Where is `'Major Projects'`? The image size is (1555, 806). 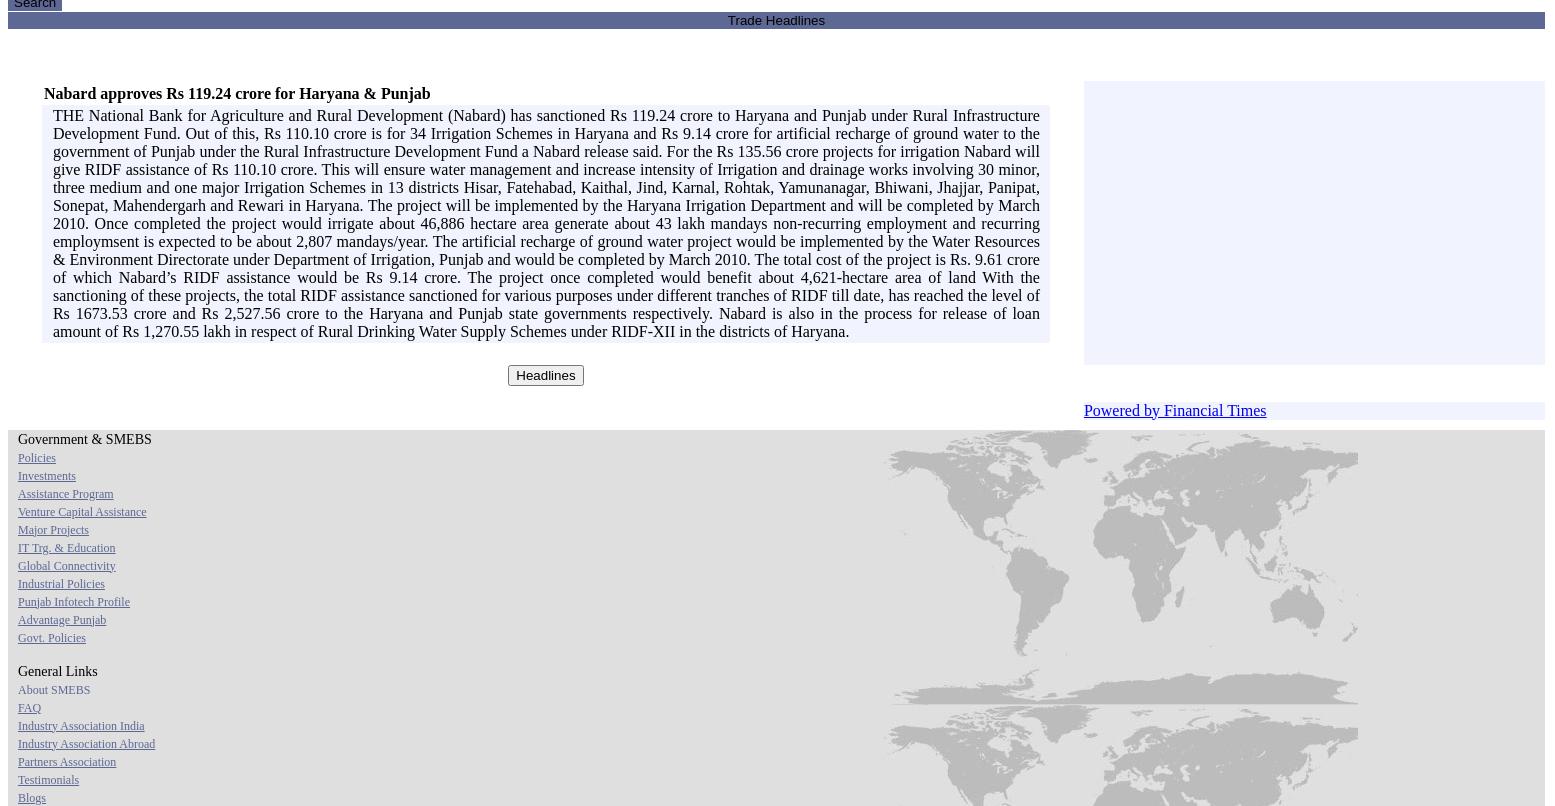
'Major Projects' is located at coordinates (53, 527).